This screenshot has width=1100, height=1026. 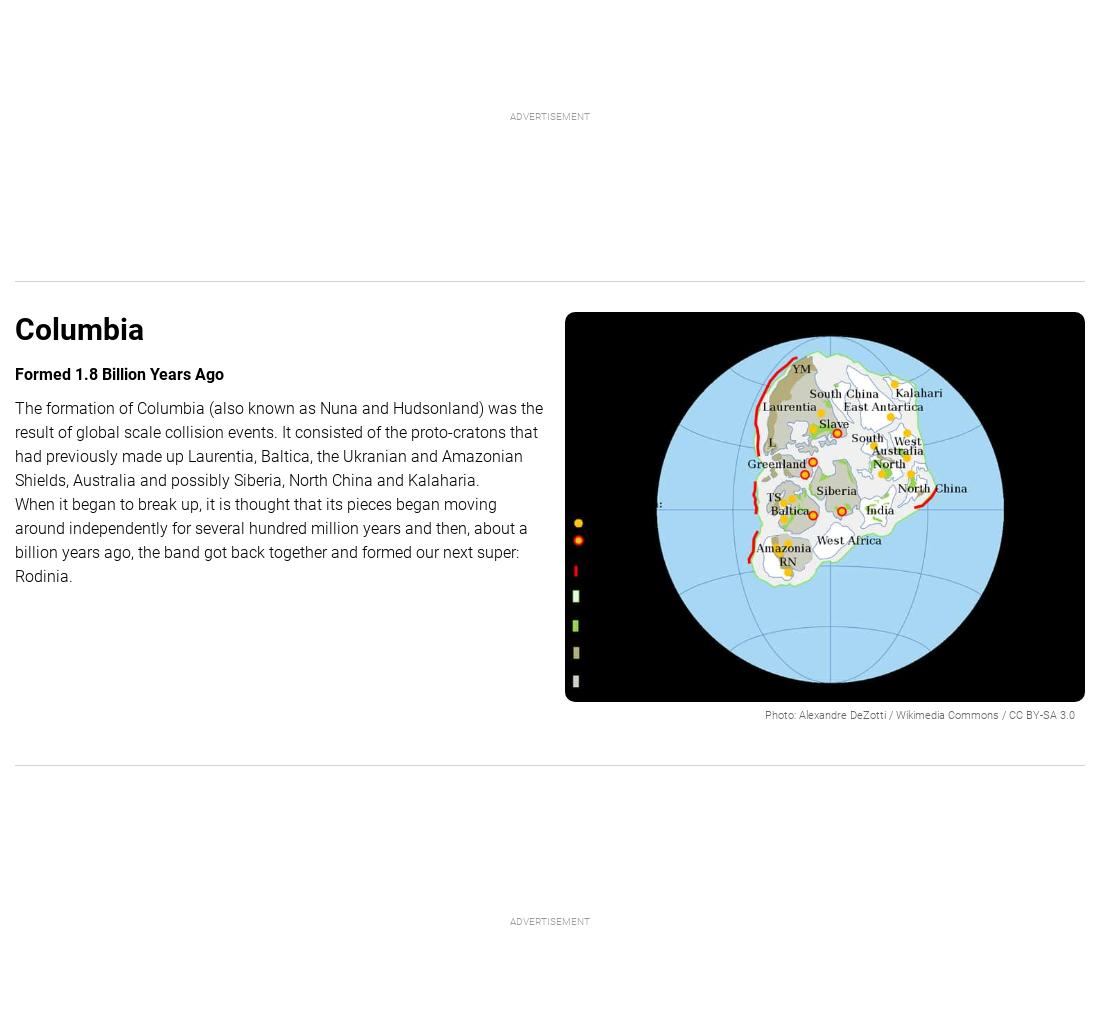 What do you see at coordinates (13, 540) in the screenshot?
I see `'When it began to break up, it is thought that its pieces began moving around independently for several hundred million years and then, about a billion years ago, the band got back together and formed our next super: Rodinia.'` at bounding box center [13, 540].